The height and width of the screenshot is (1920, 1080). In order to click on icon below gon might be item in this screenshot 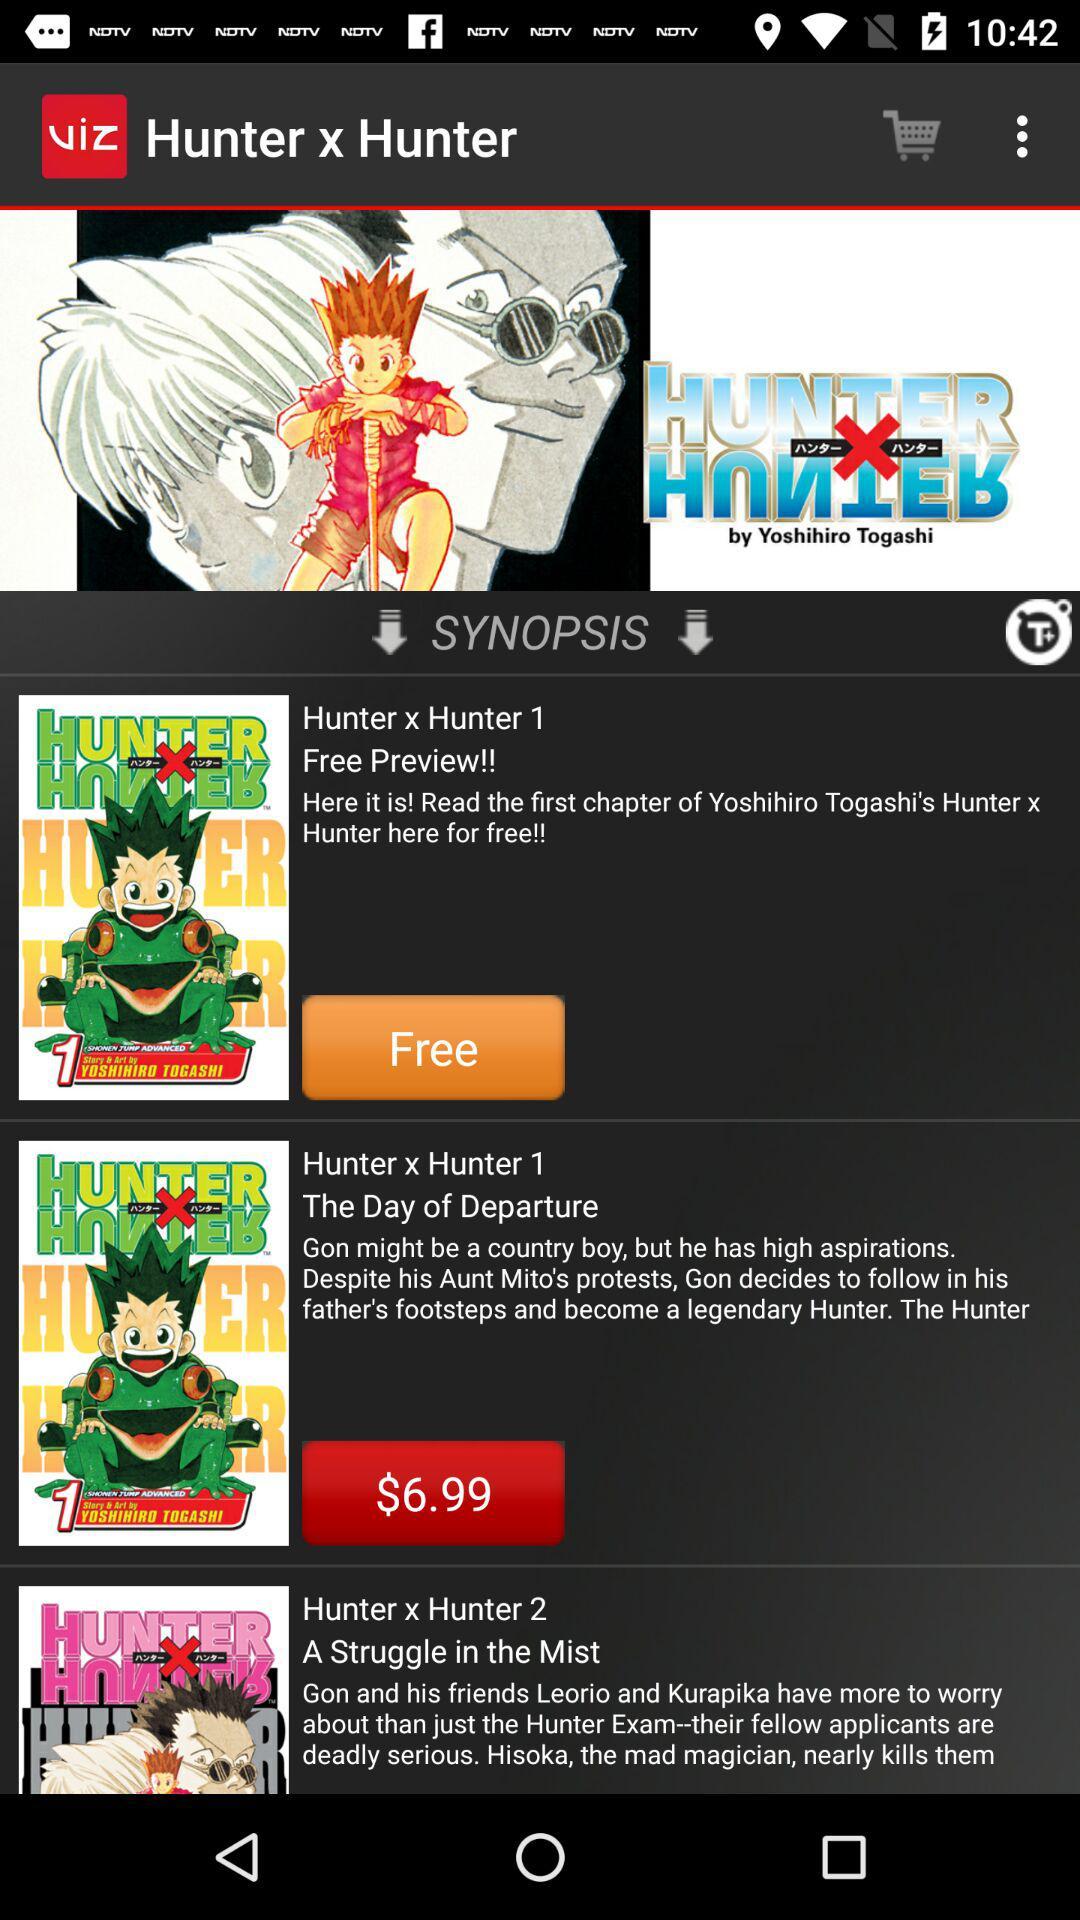, I will do `click(432, 1493)`.